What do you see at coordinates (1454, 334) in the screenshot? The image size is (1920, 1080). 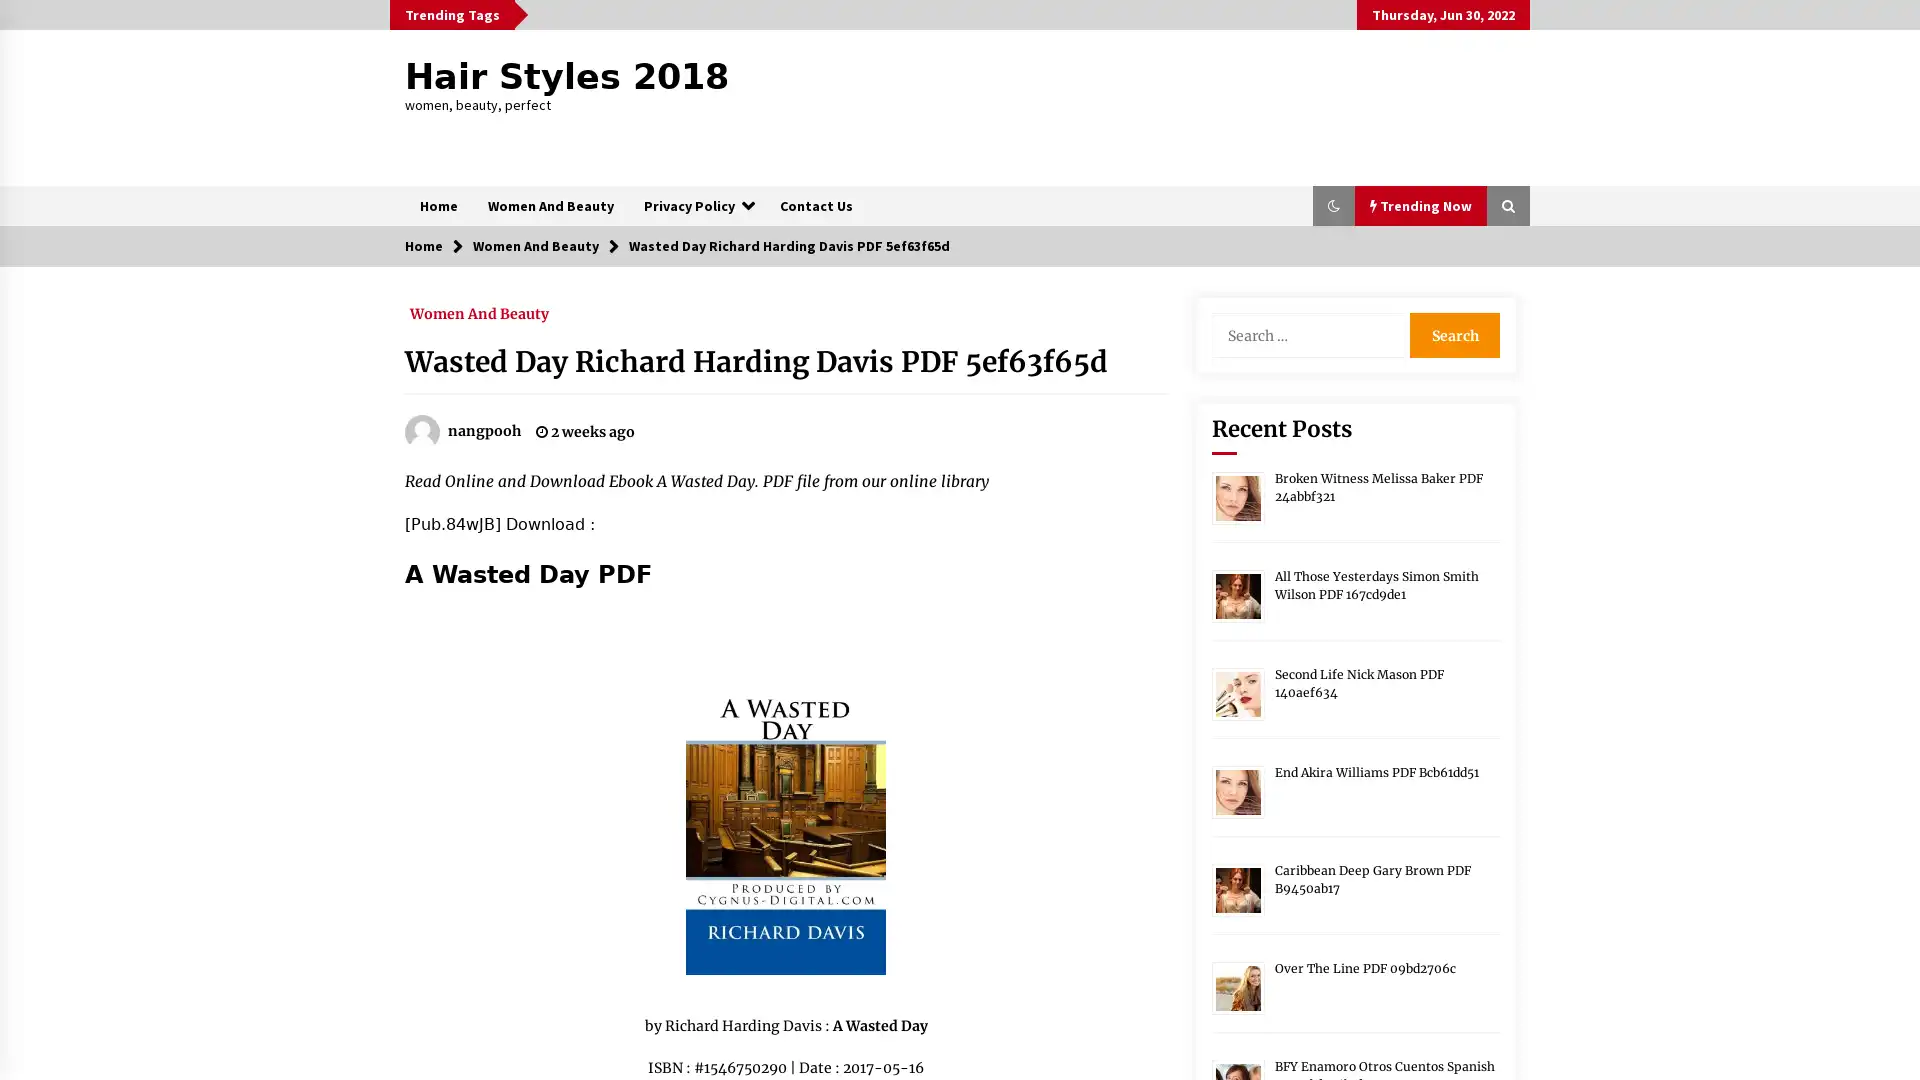 I see `Search` at bounding box center [1454, 334].